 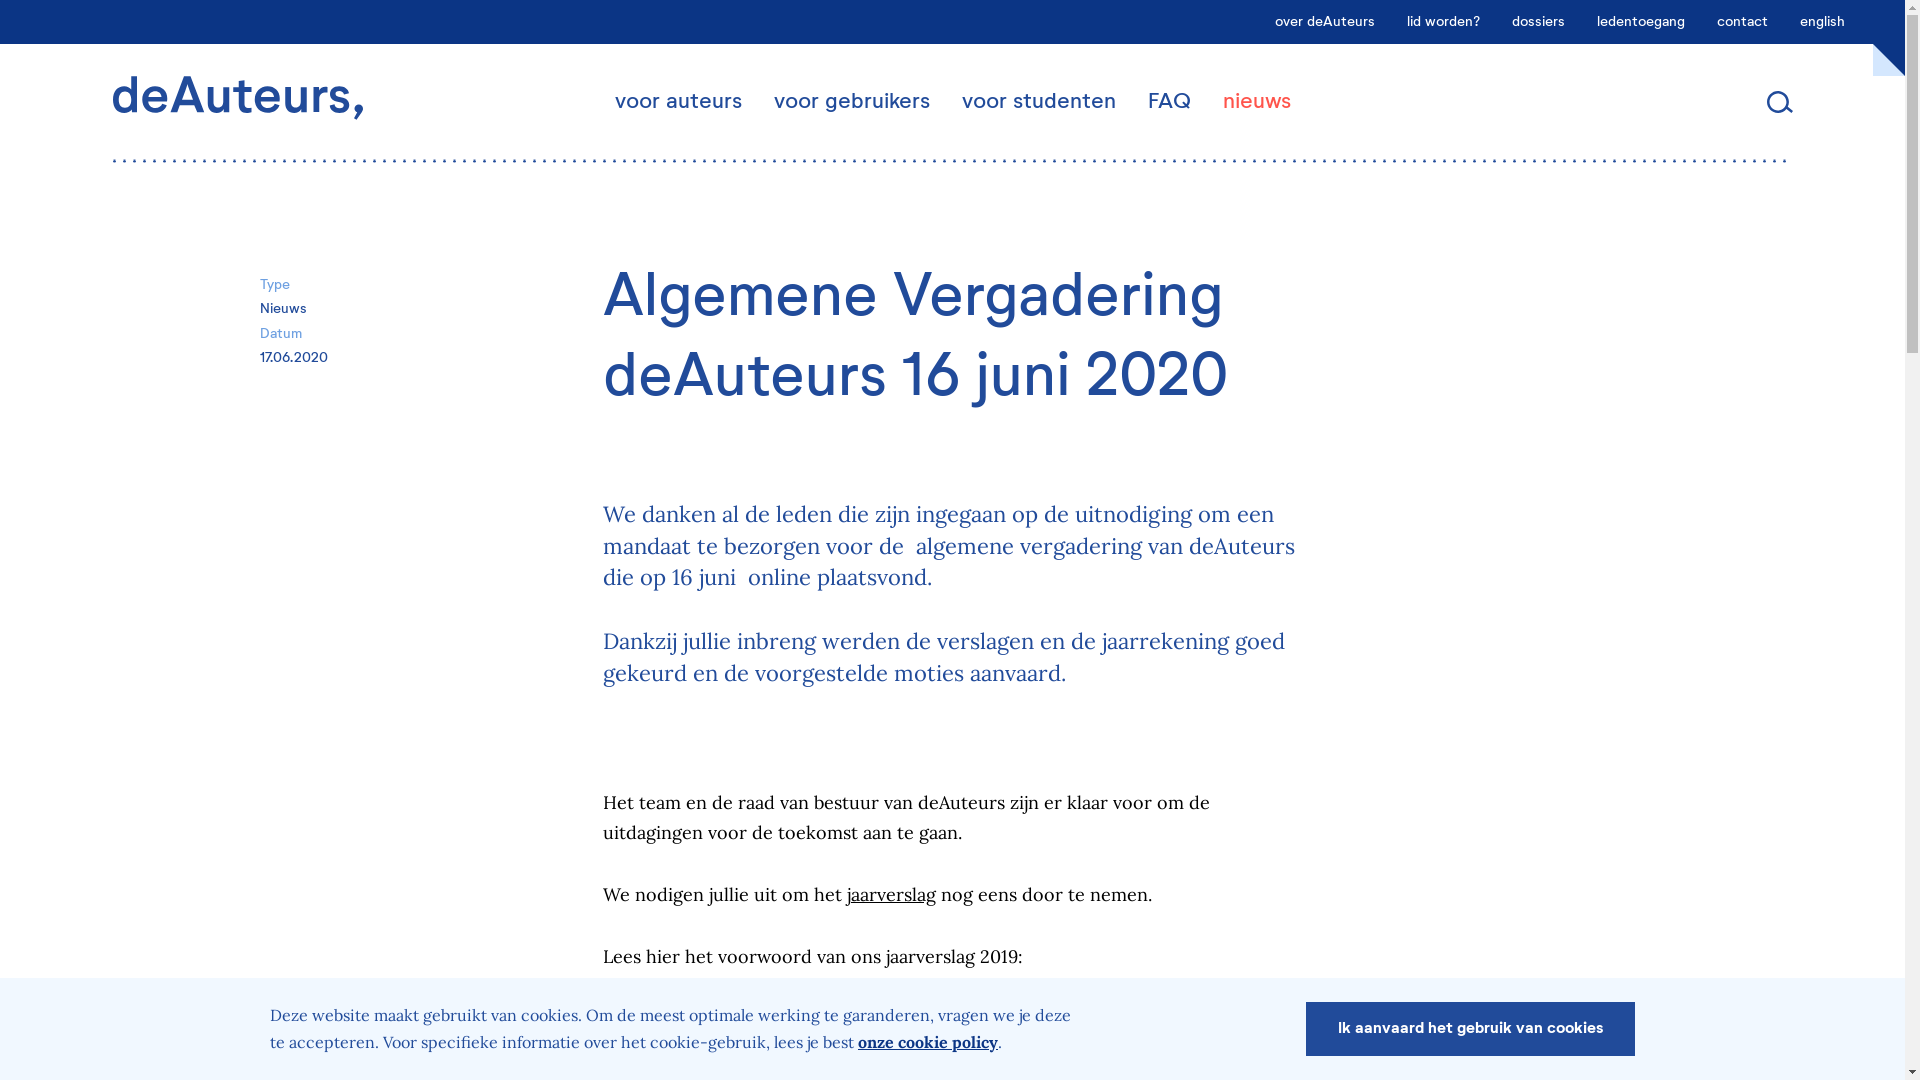 What do you see at coordinates (926, 1040) in the screenshot?
I see `'onze cookie policy'` at bounding box center [926, 1040].